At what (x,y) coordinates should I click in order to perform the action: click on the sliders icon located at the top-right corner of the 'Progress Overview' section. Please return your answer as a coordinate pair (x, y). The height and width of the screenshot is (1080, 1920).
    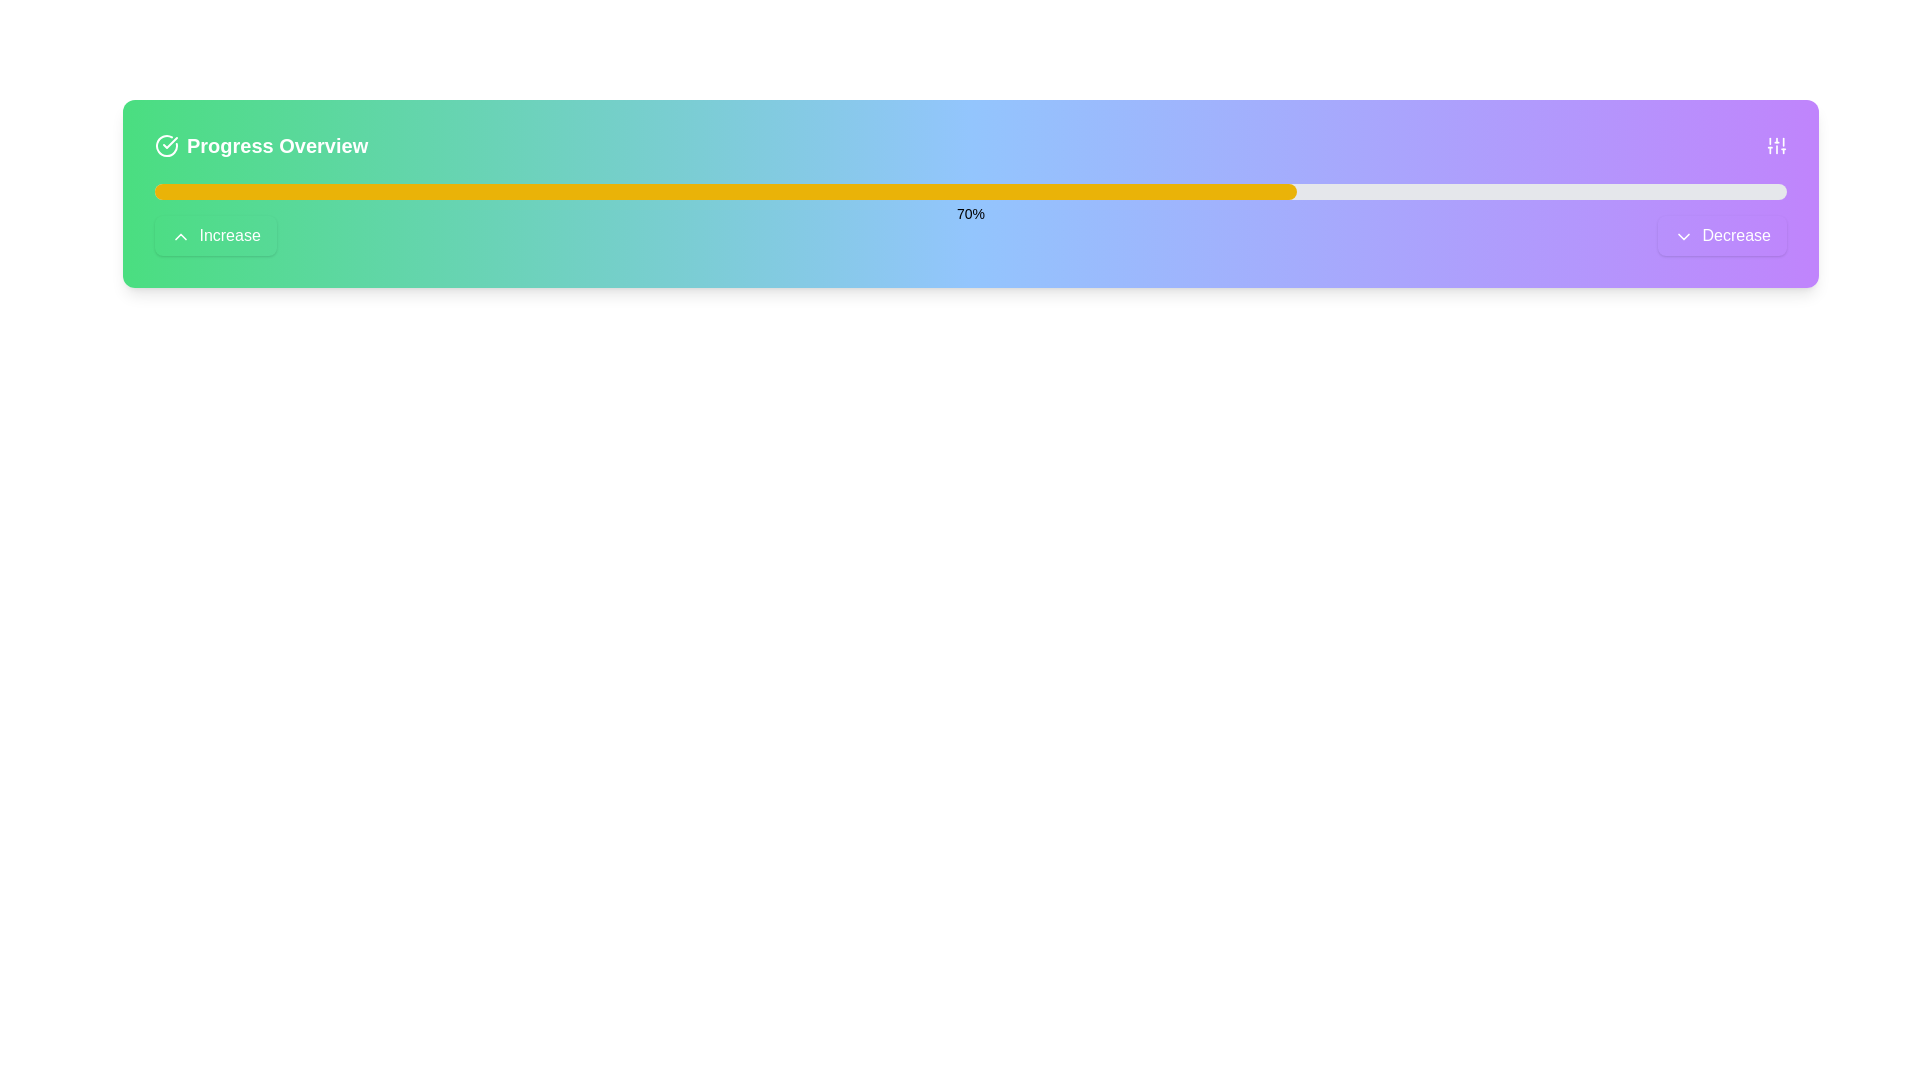
    Looking at the image, I should click on (1776, 145).